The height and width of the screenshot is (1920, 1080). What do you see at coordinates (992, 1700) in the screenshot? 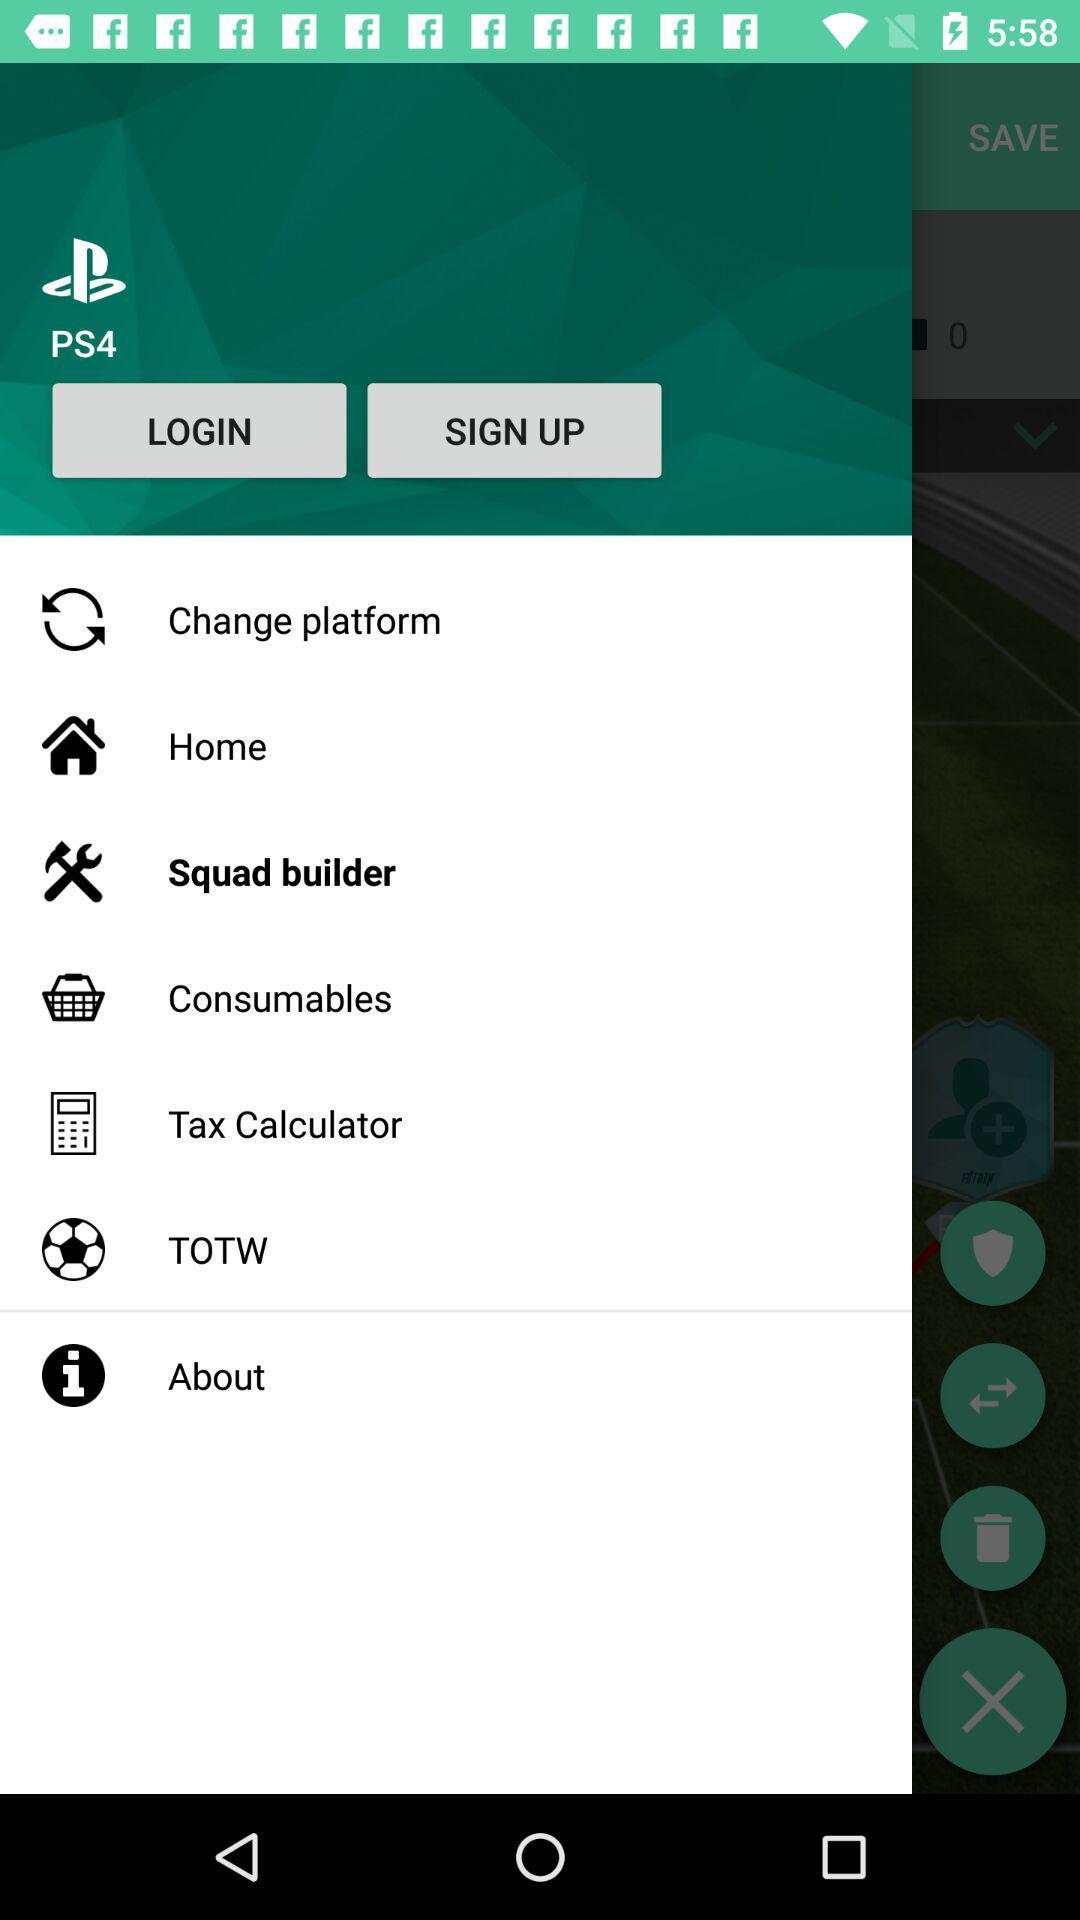
I see `the close icon` at bounding box center [992, 1700].